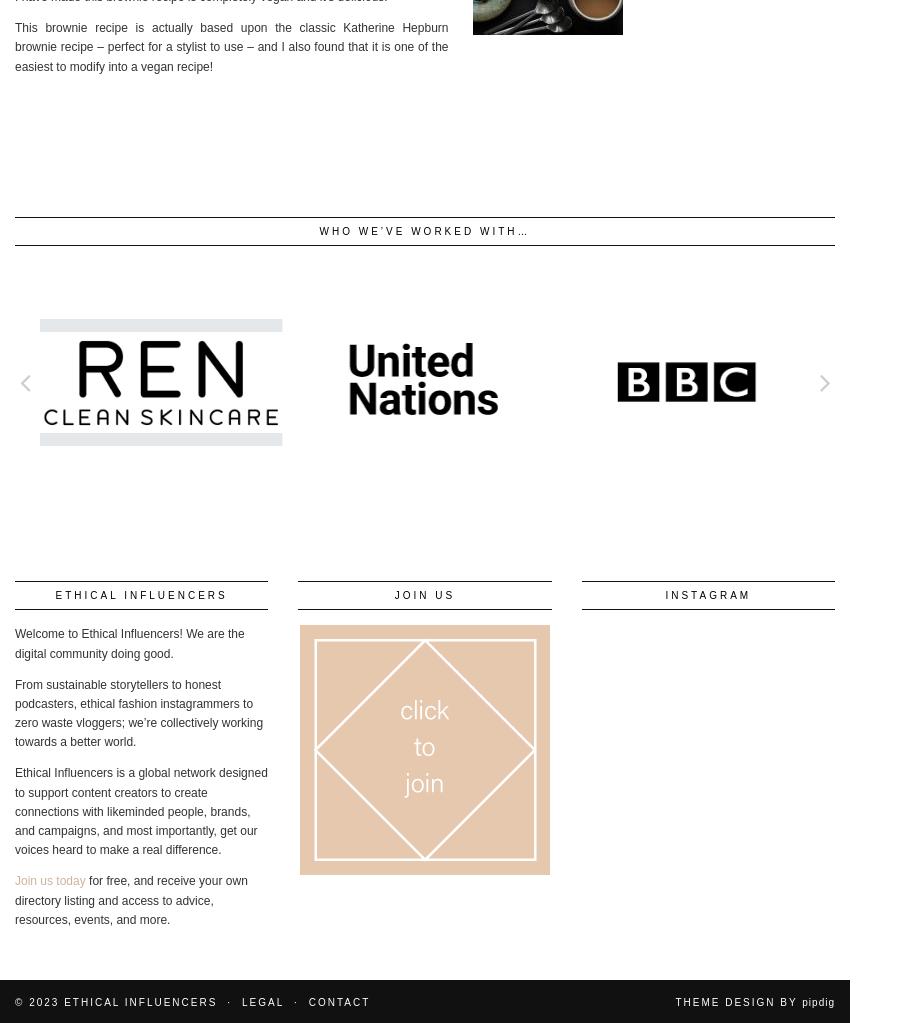 Image resolution: width=898 pixels, height=1023 pixels. What do you see at coordinates (13, 713) in the screenshot?
I see `'From sustainable storytellers to honest podcasters, ethical fashion instagrammers to zero waste vloggers; we’re collectively working towards a better world.'` at bounding box center [13, 713].